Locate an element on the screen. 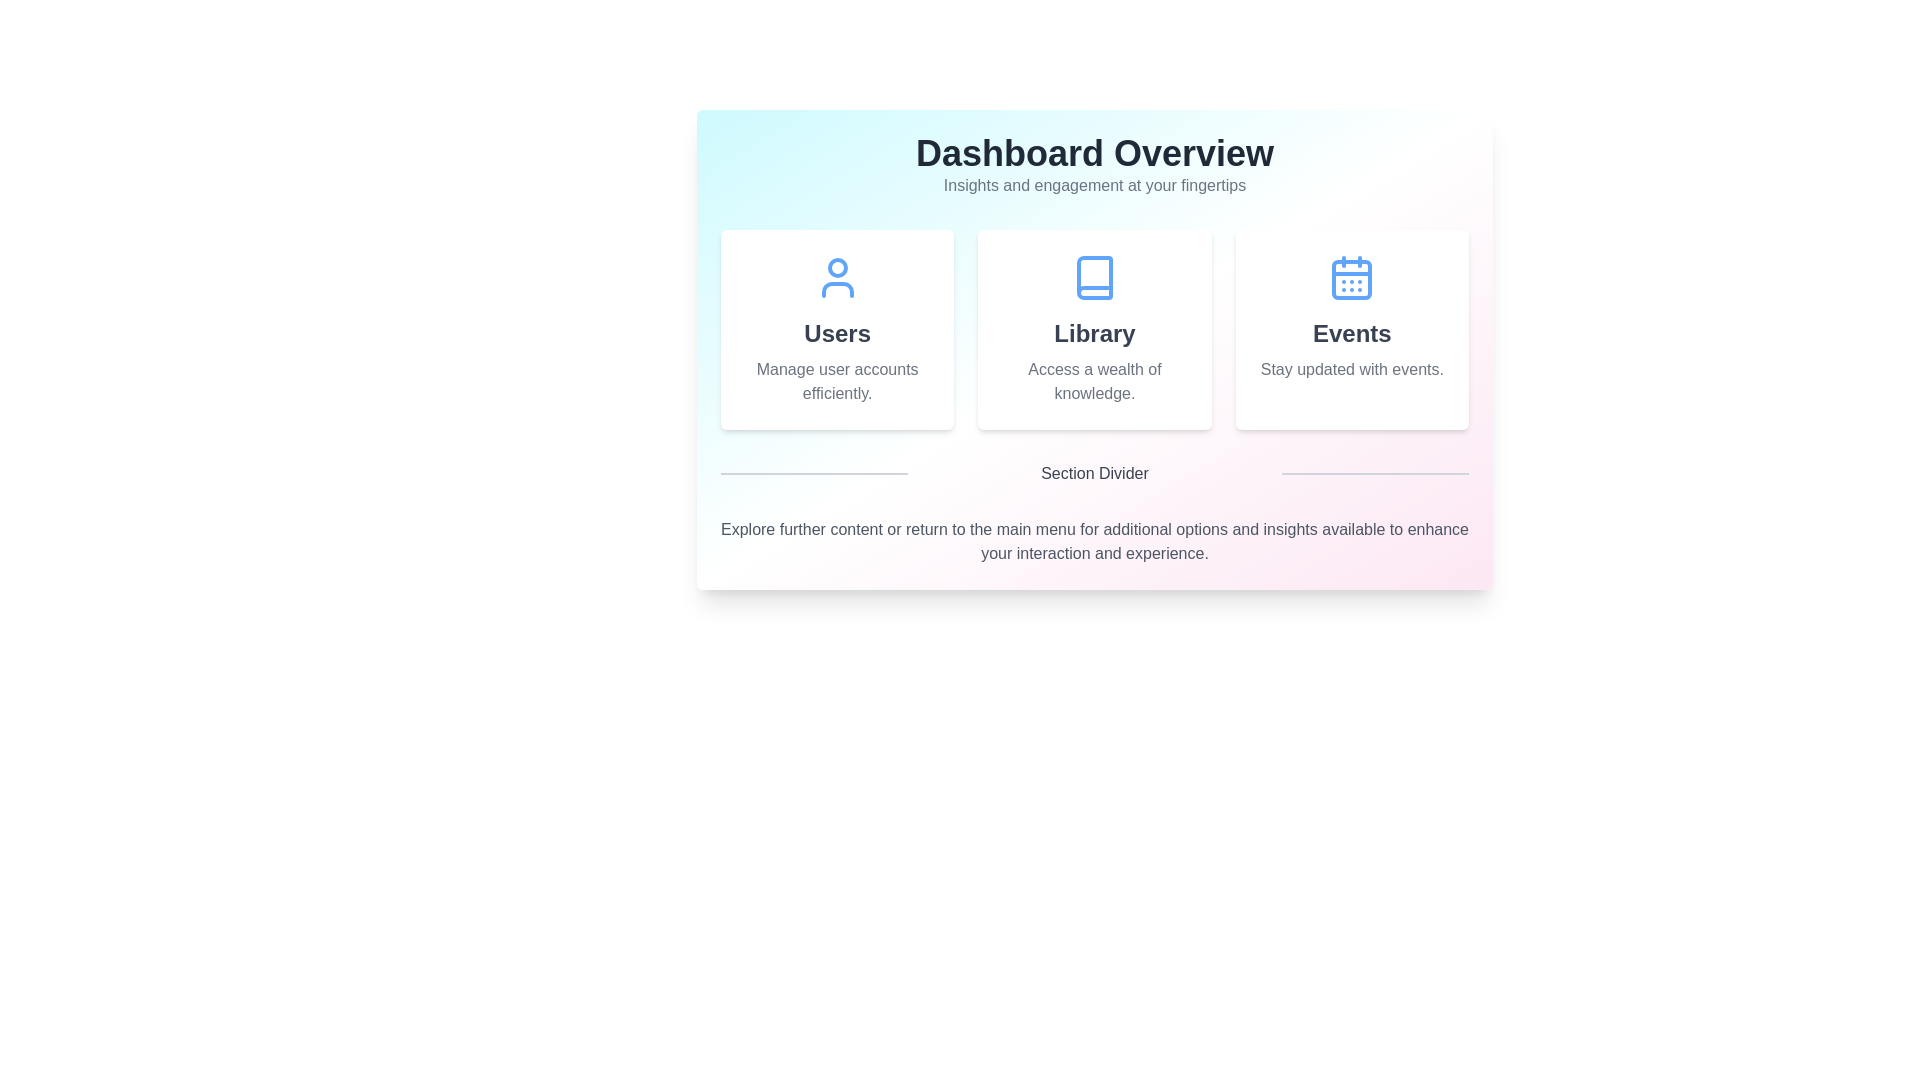 Image resolution: width=1920 pixels, height=1080 pixels. the 'Events' icon located at the top center of the Events section is located at coordinates (1352, 277).